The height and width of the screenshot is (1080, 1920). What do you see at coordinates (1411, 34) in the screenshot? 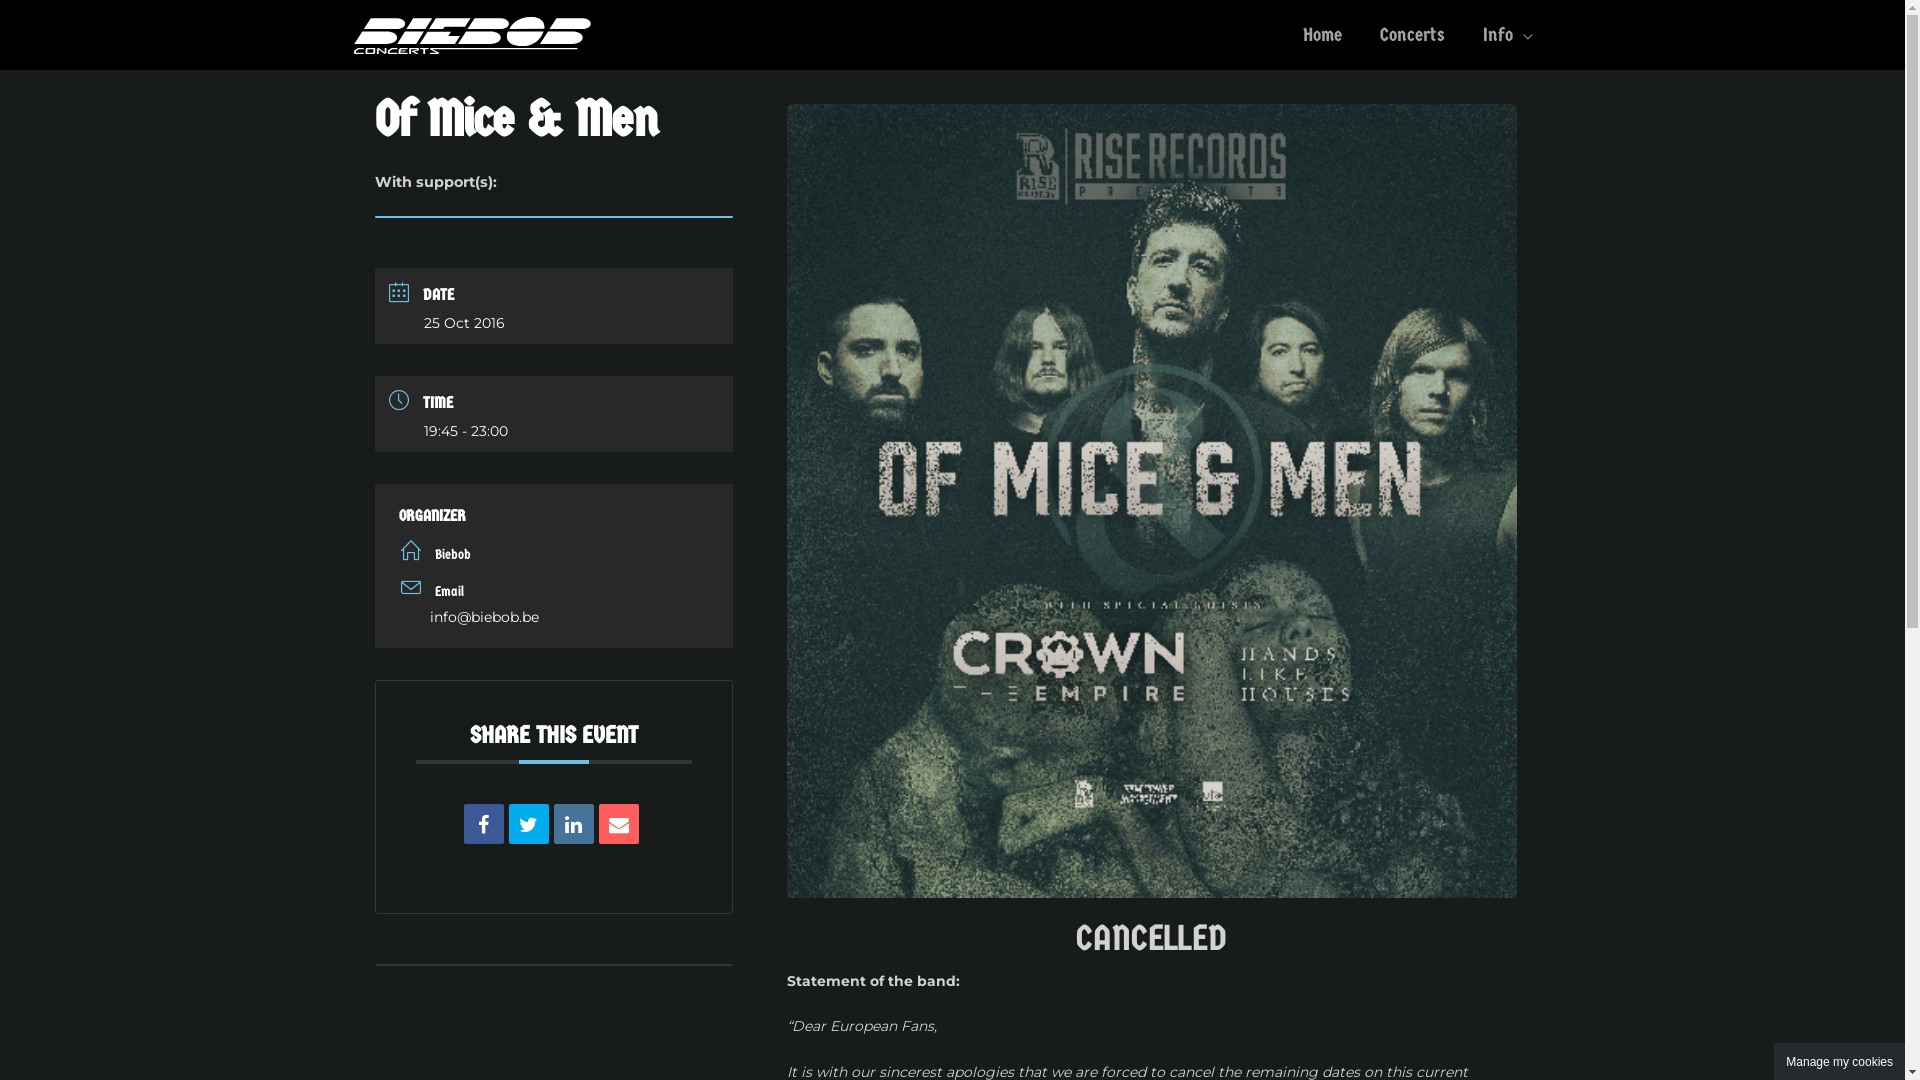
I see `'Concerts'` at bounding box center [1411, 34].